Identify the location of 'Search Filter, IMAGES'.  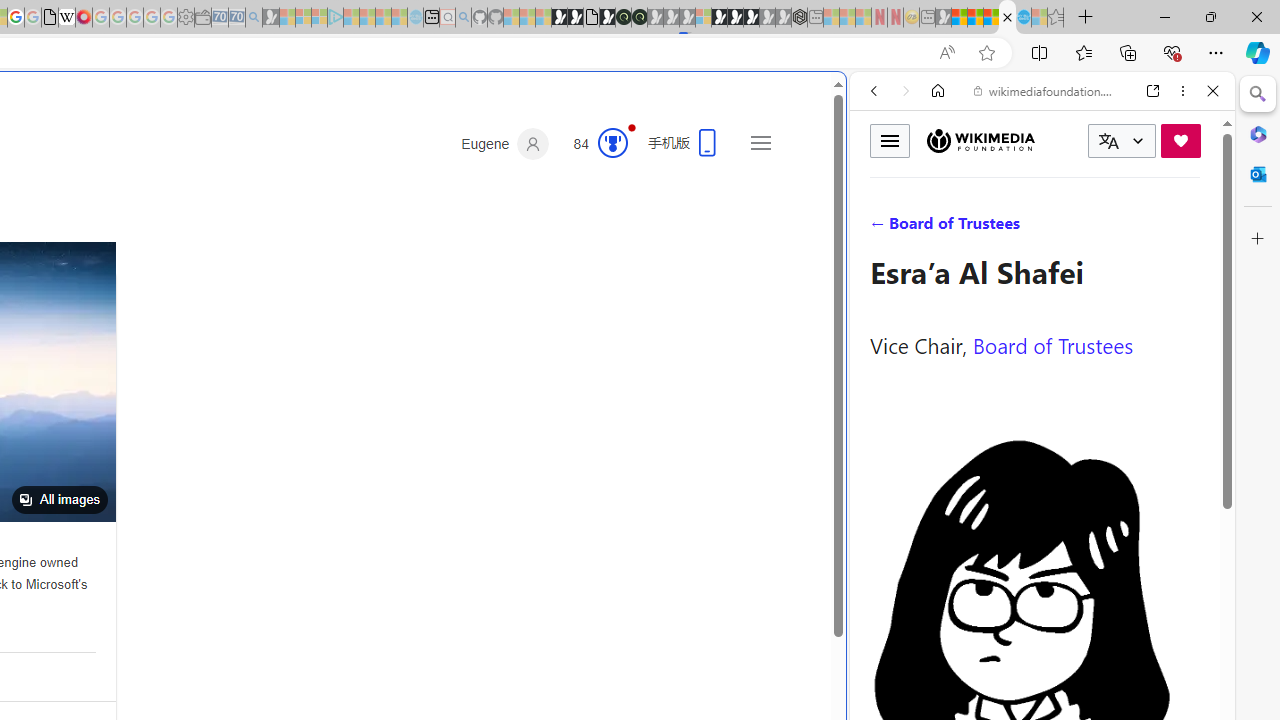
(939, 227).